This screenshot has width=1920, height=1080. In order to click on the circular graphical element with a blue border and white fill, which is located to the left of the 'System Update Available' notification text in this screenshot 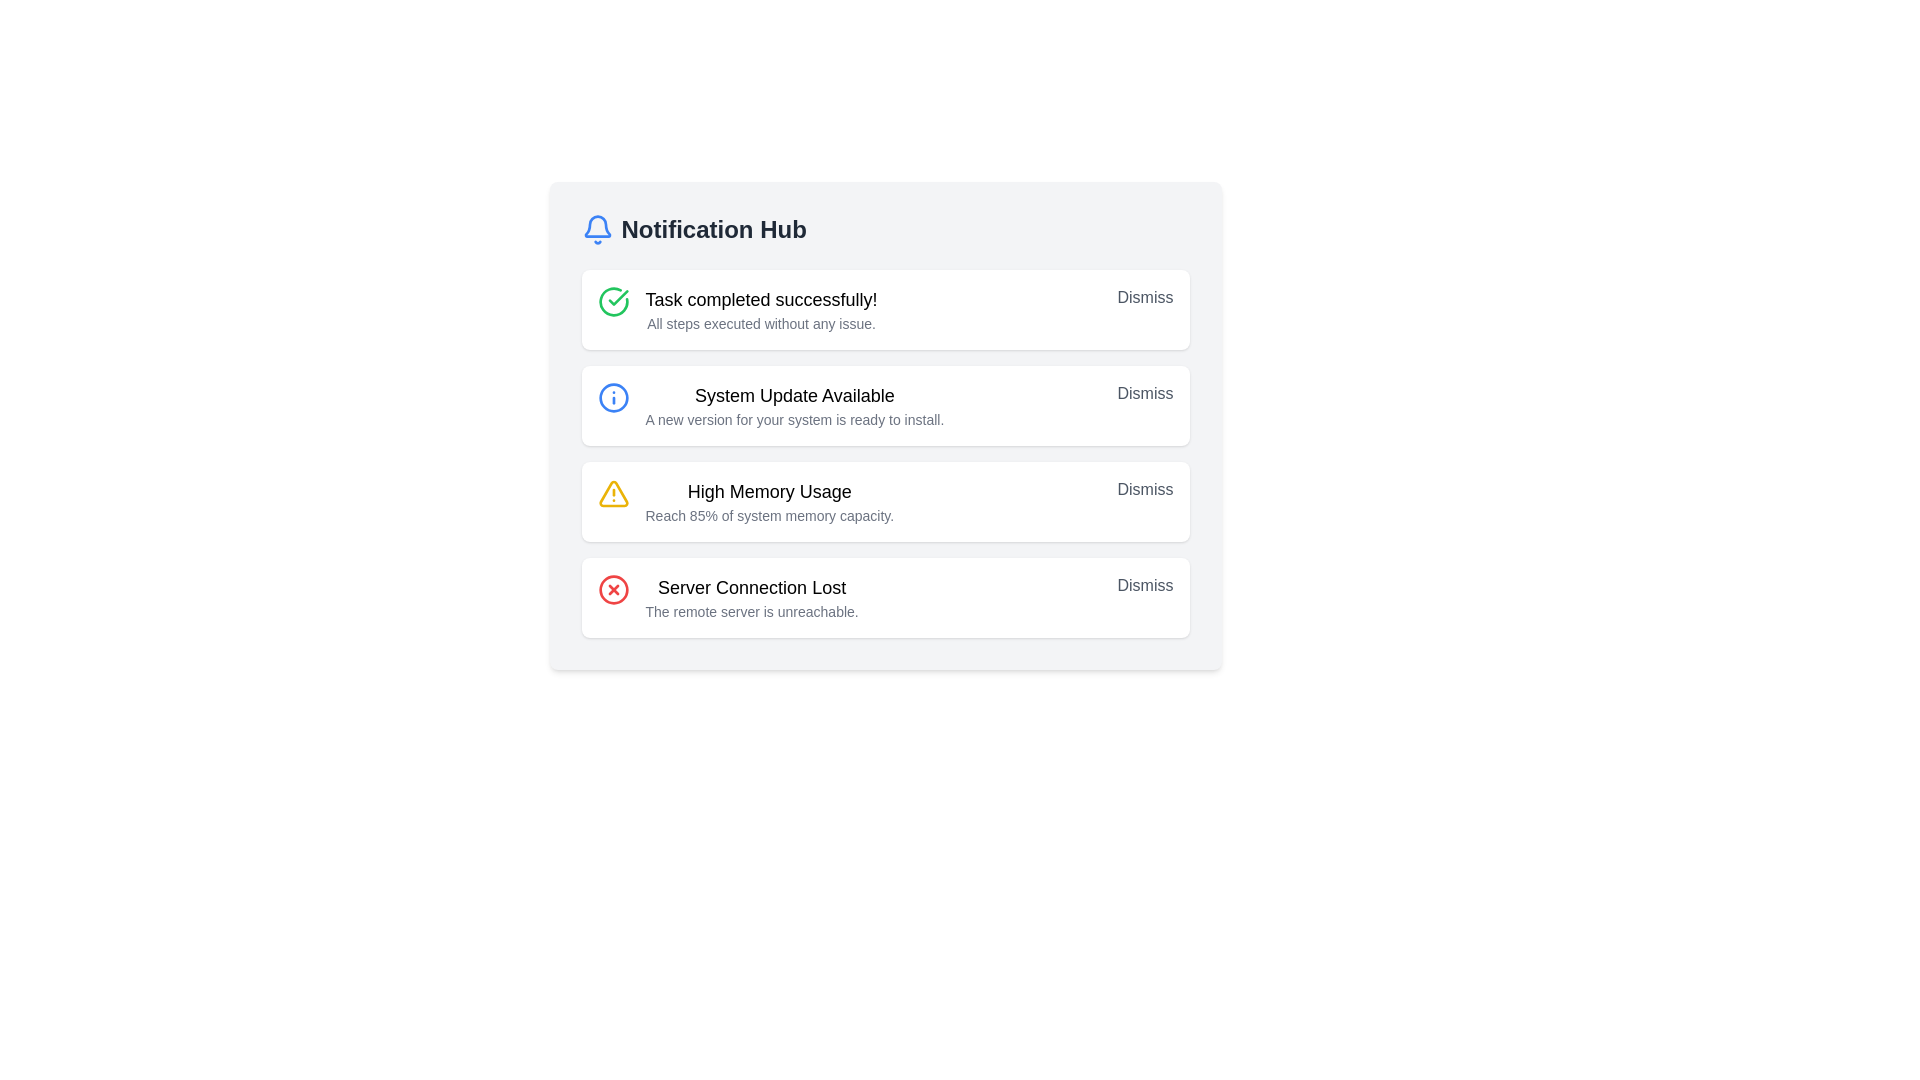, I will do `click(612, 397)`.